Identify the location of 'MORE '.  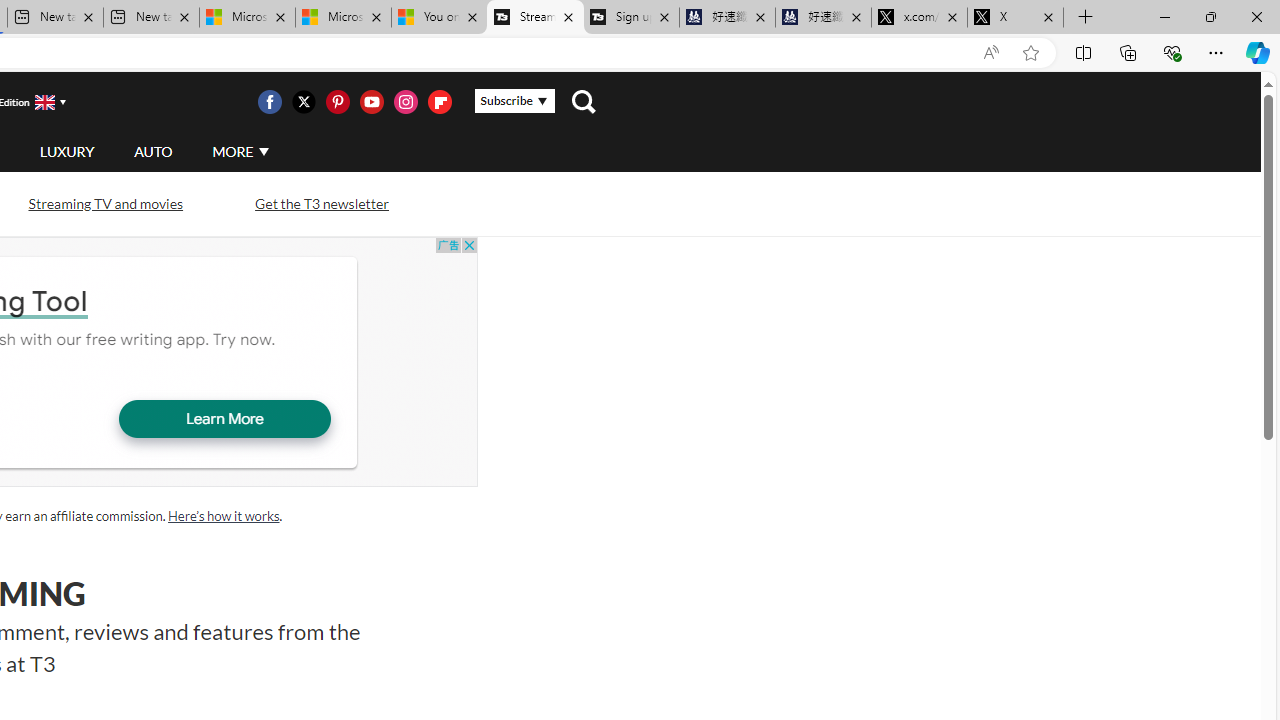
(240, 150).